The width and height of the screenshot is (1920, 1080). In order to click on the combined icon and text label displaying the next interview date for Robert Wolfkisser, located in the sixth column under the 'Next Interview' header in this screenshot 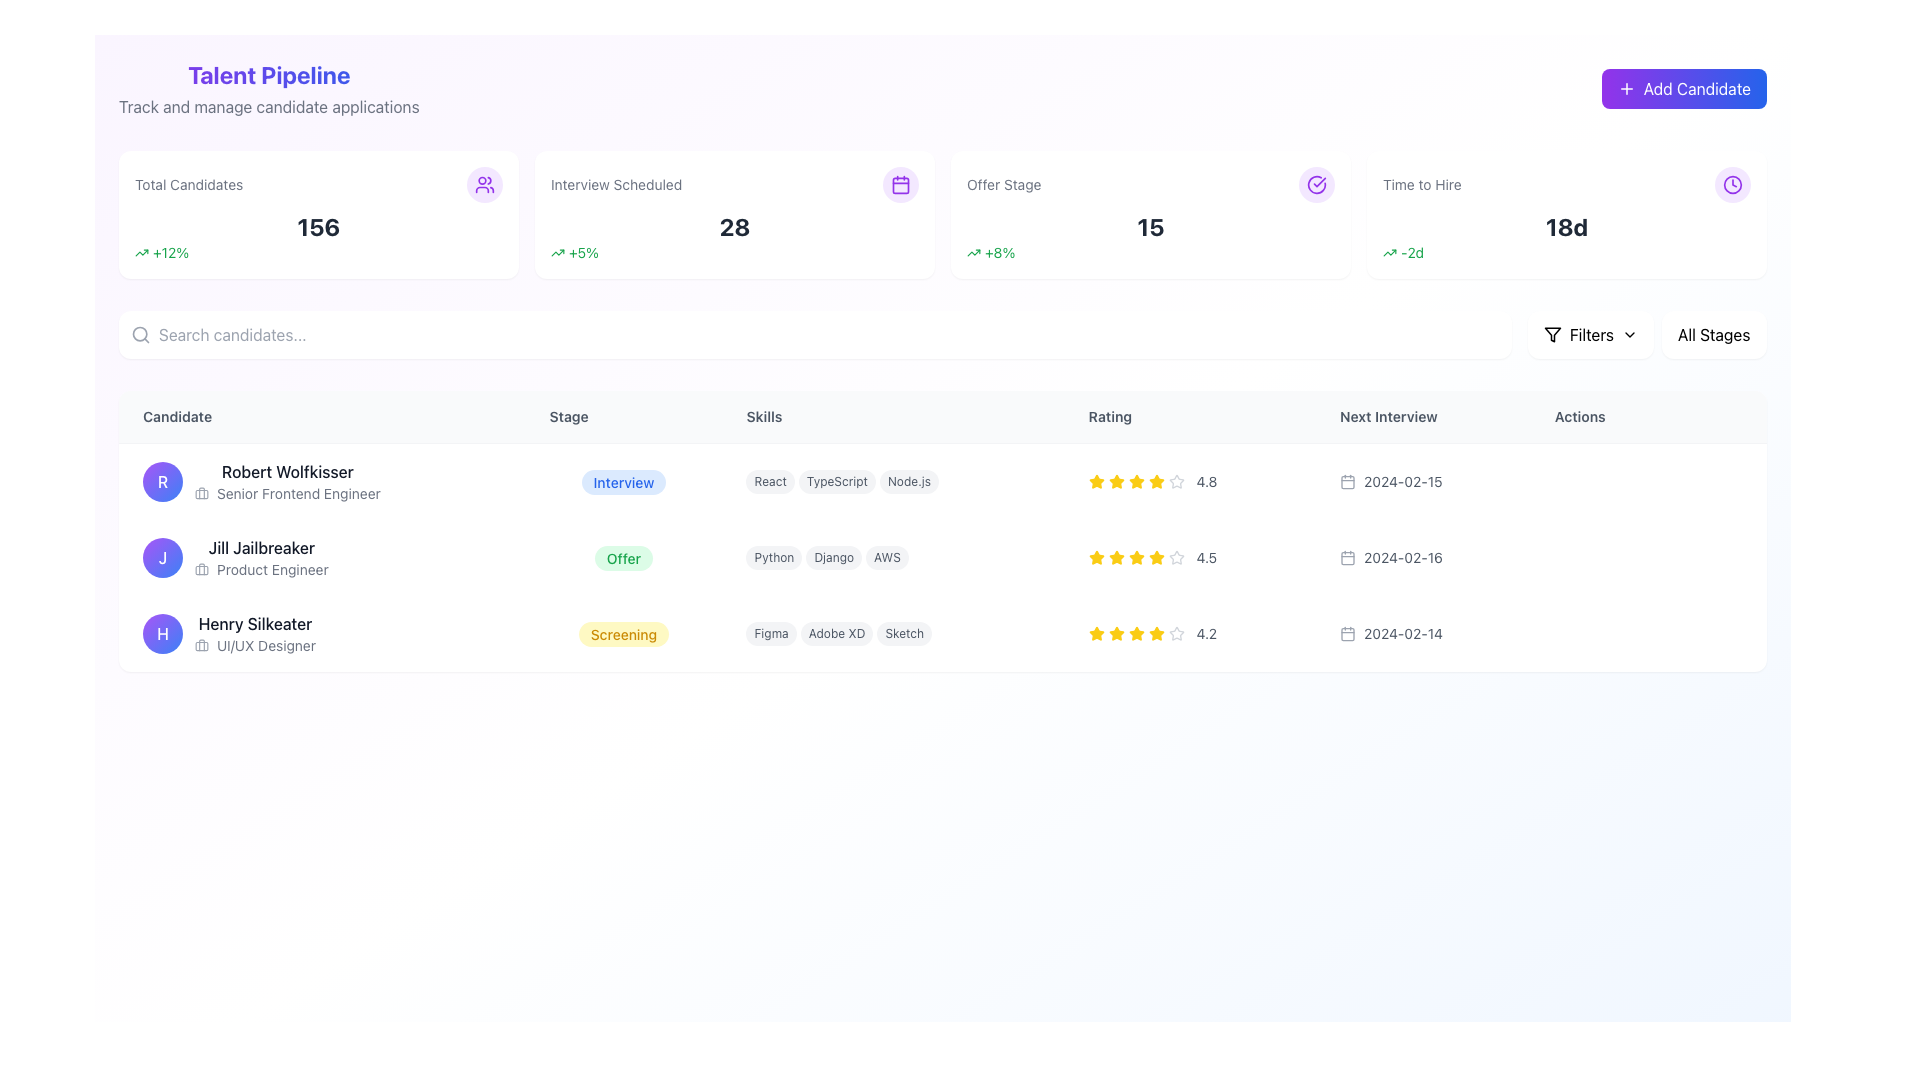, I will do `click(1422, 481)`.